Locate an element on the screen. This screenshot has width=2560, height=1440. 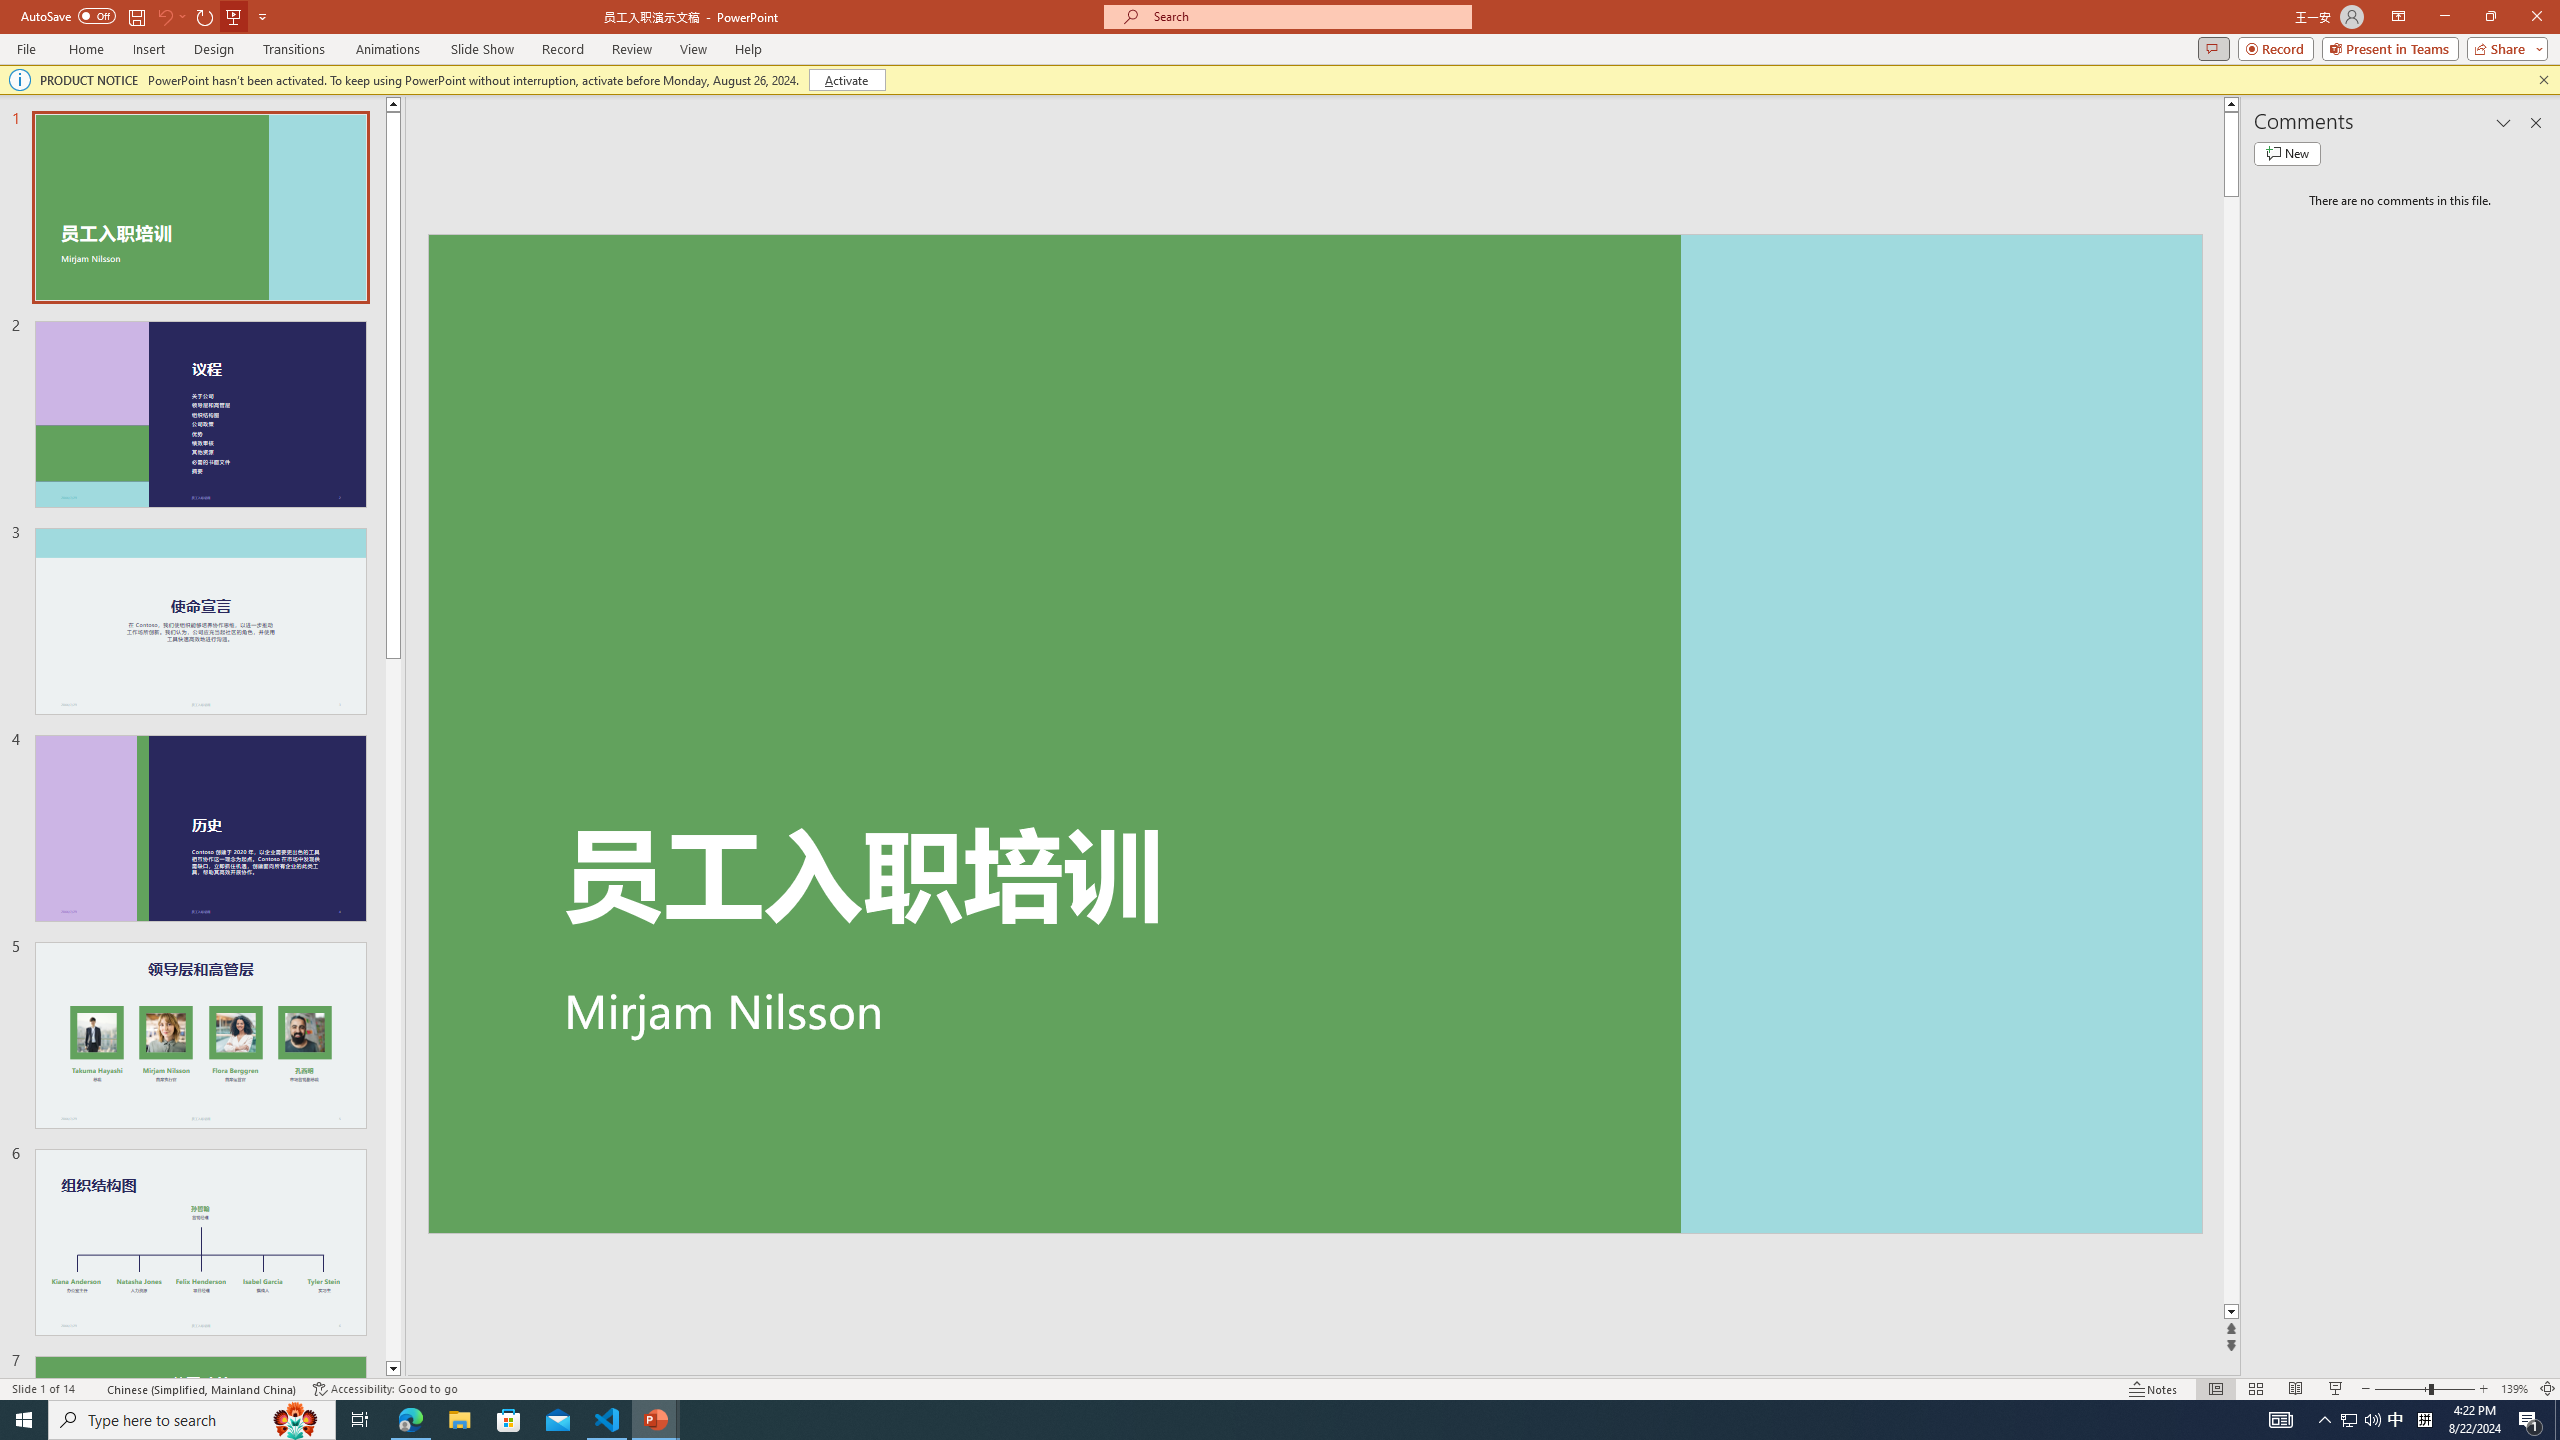
'Zoom 139%' is located at coordinates (2515, 1389).